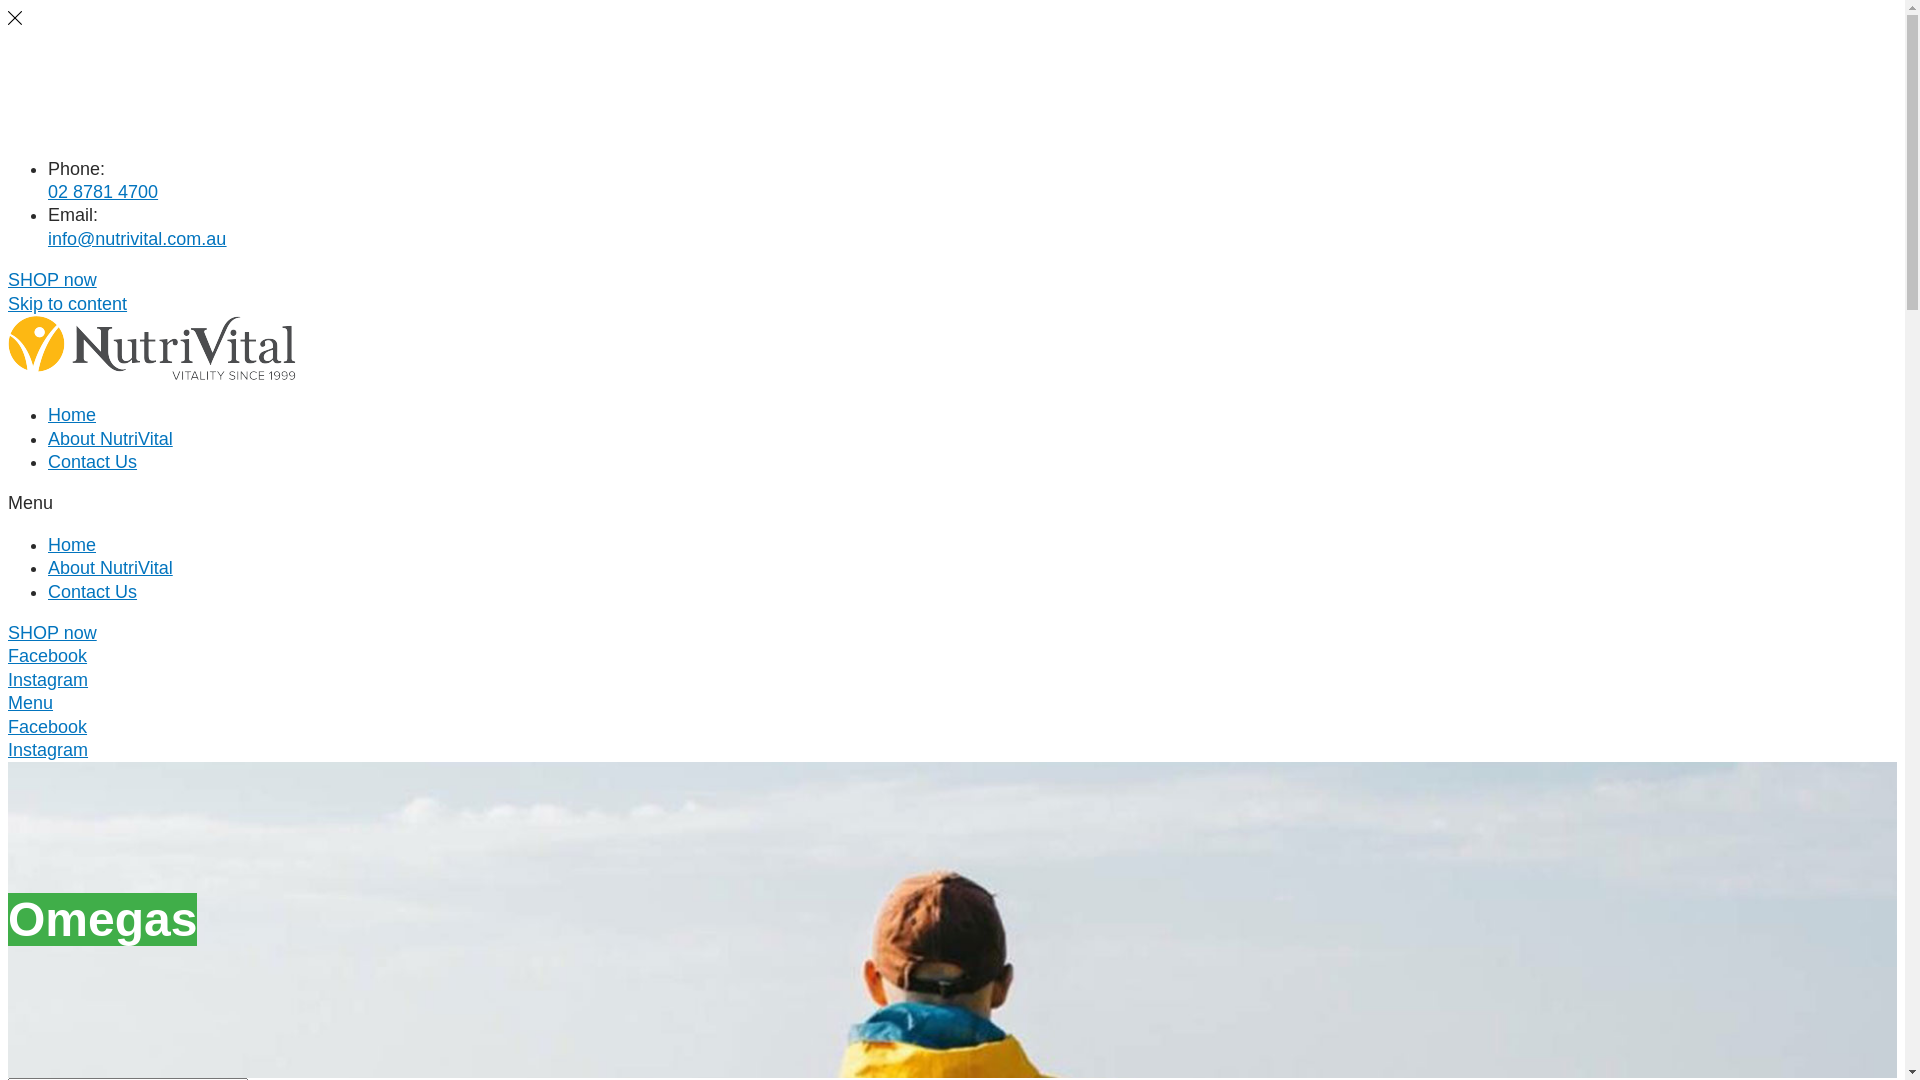 The image size is (1920, 1080). I want to click on 'Home', so click(72, 59).